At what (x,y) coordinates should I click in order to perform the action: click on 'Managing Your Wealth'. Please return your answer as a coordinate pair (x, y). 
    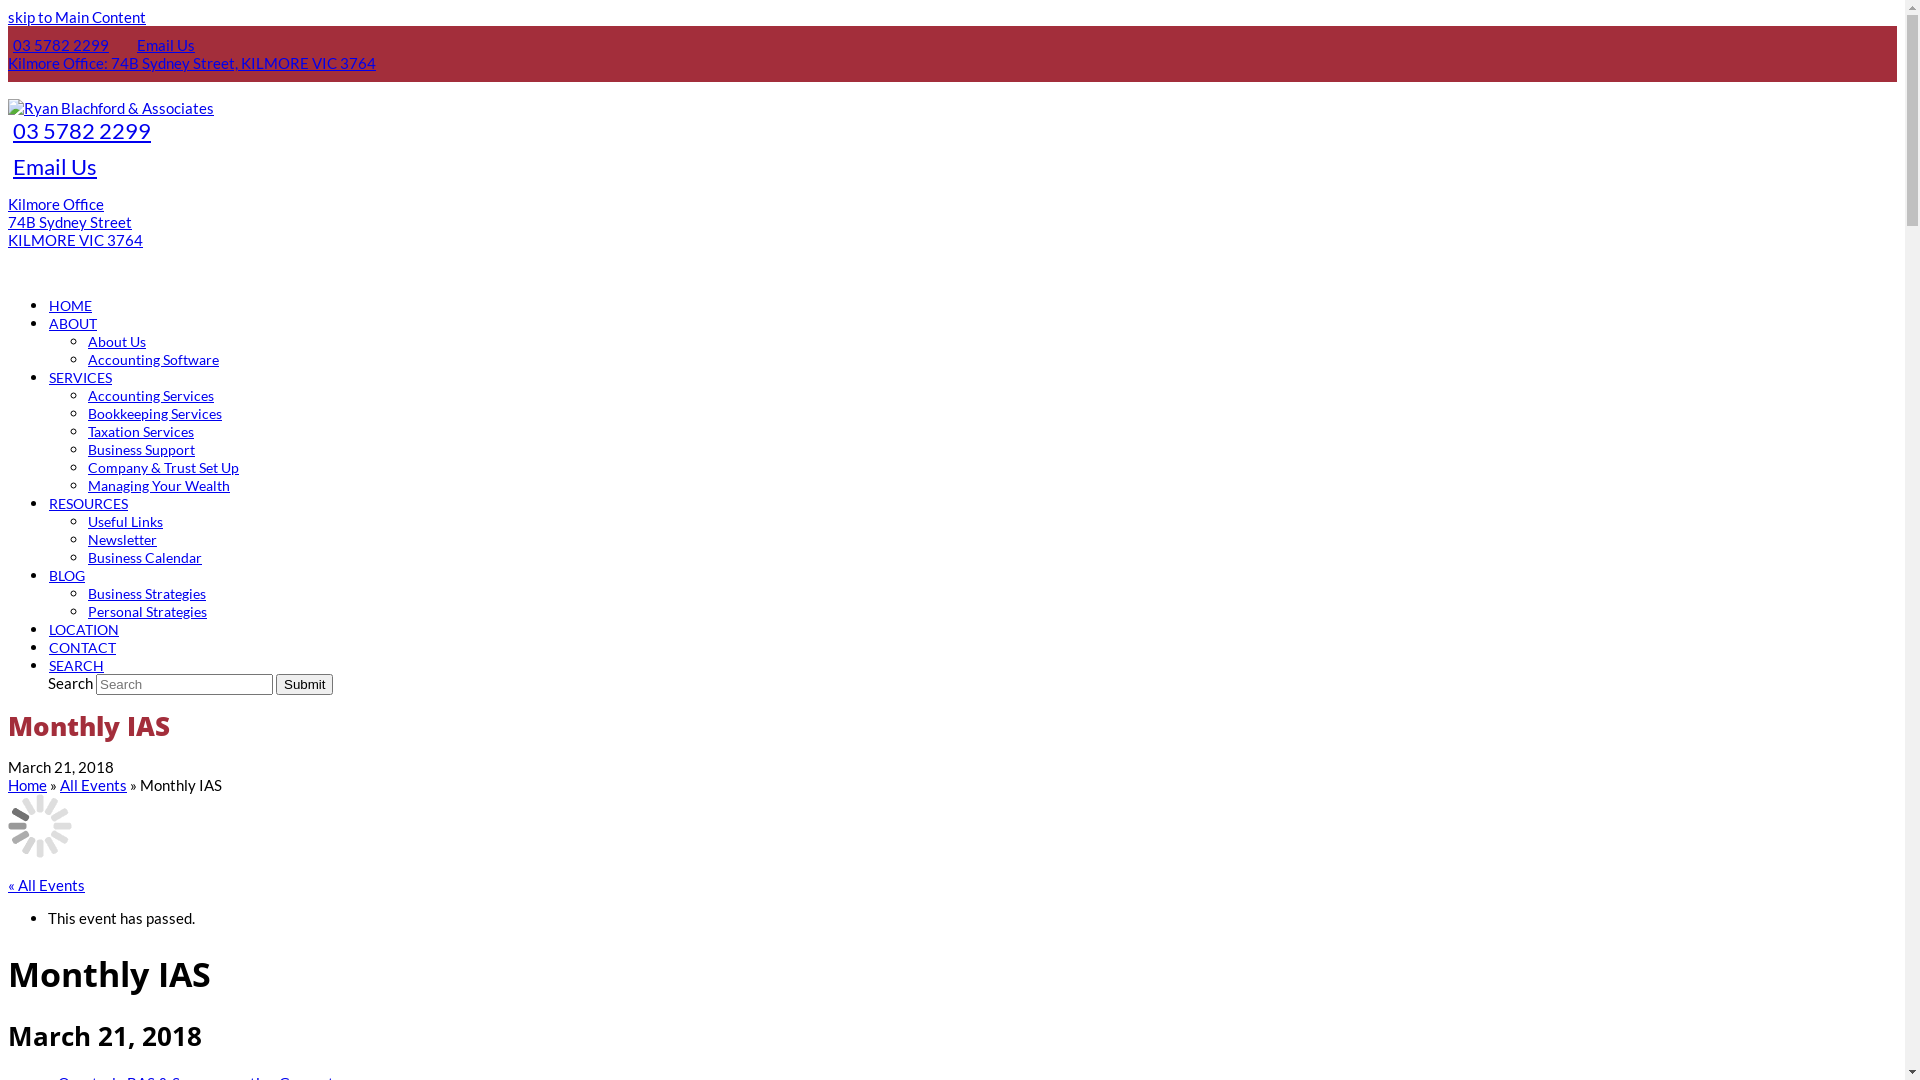
    Looking at the image, I should click on (157, 485).